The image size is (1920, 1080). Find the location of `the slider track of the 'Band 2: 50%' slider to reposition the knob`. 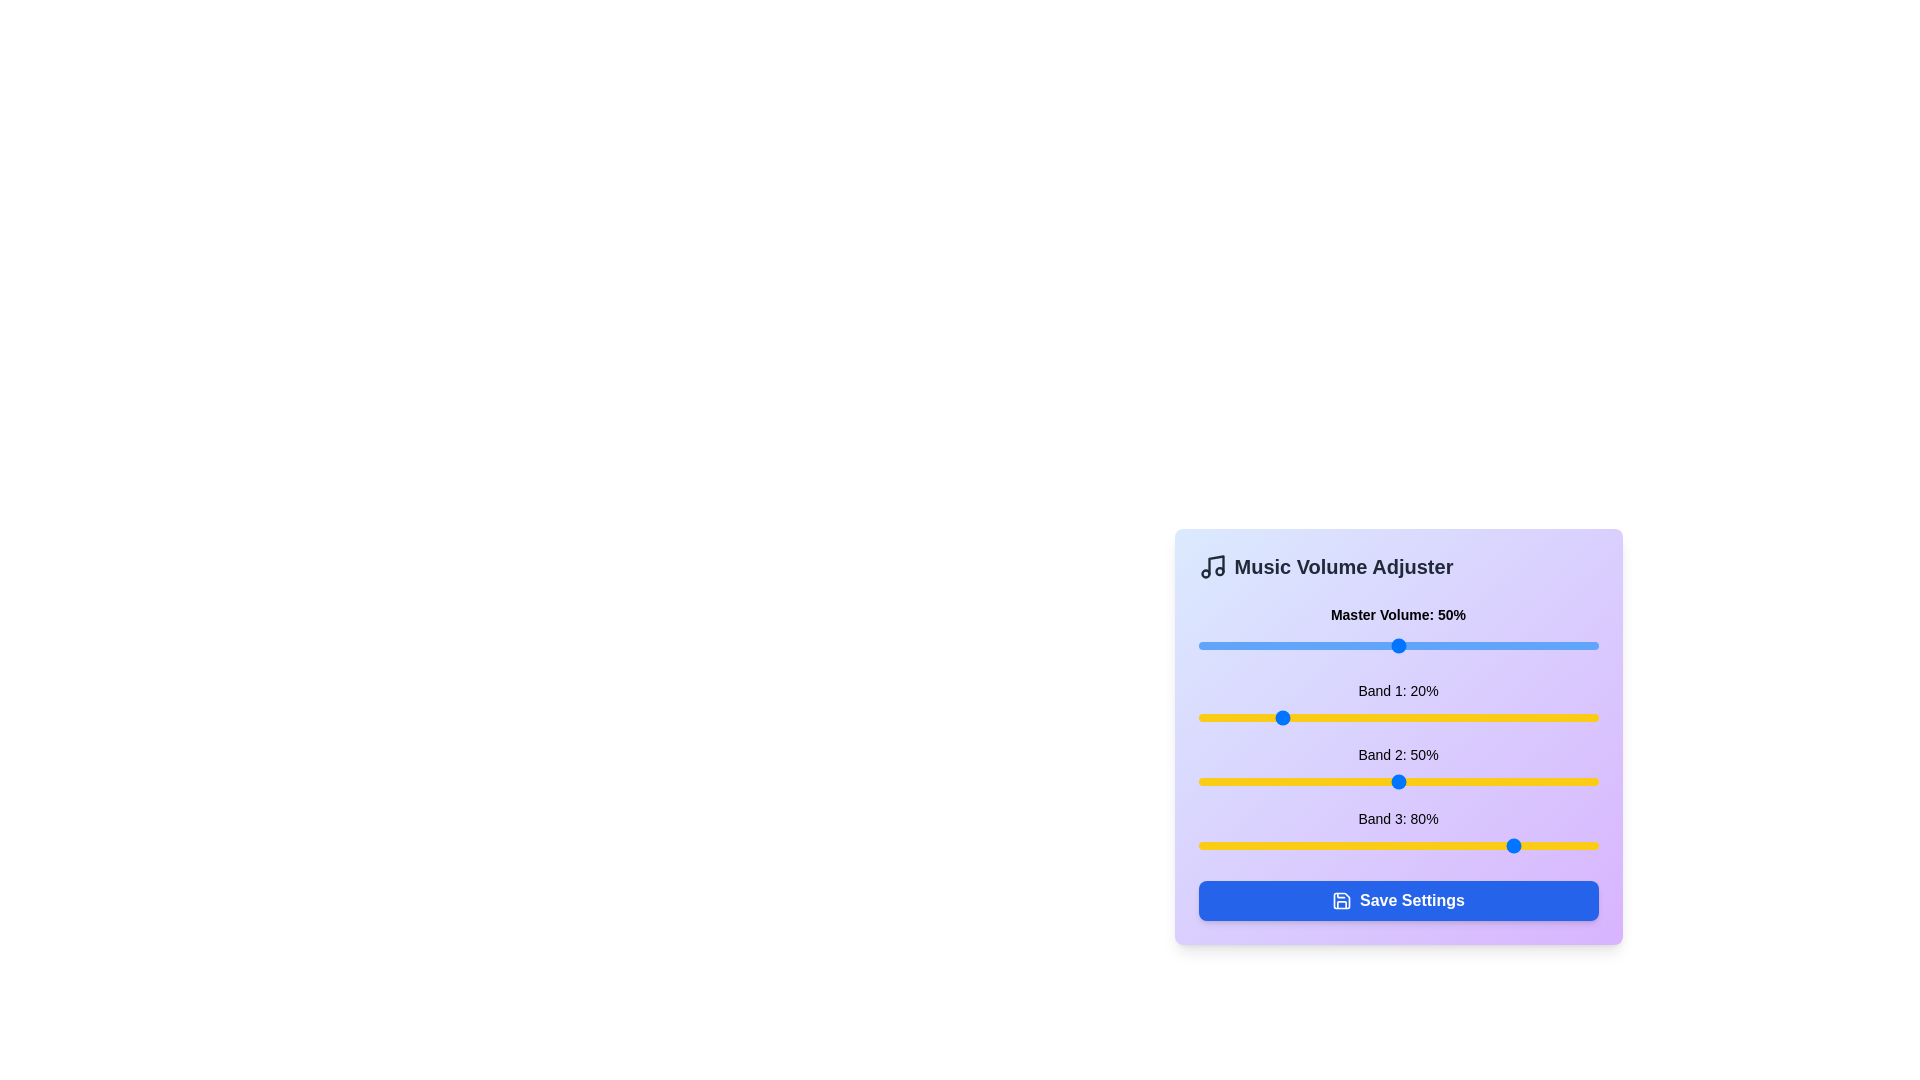

the slider track of the 'Band 2: 50%' slider to reposition the knob is located at coordinates (1397, 767).